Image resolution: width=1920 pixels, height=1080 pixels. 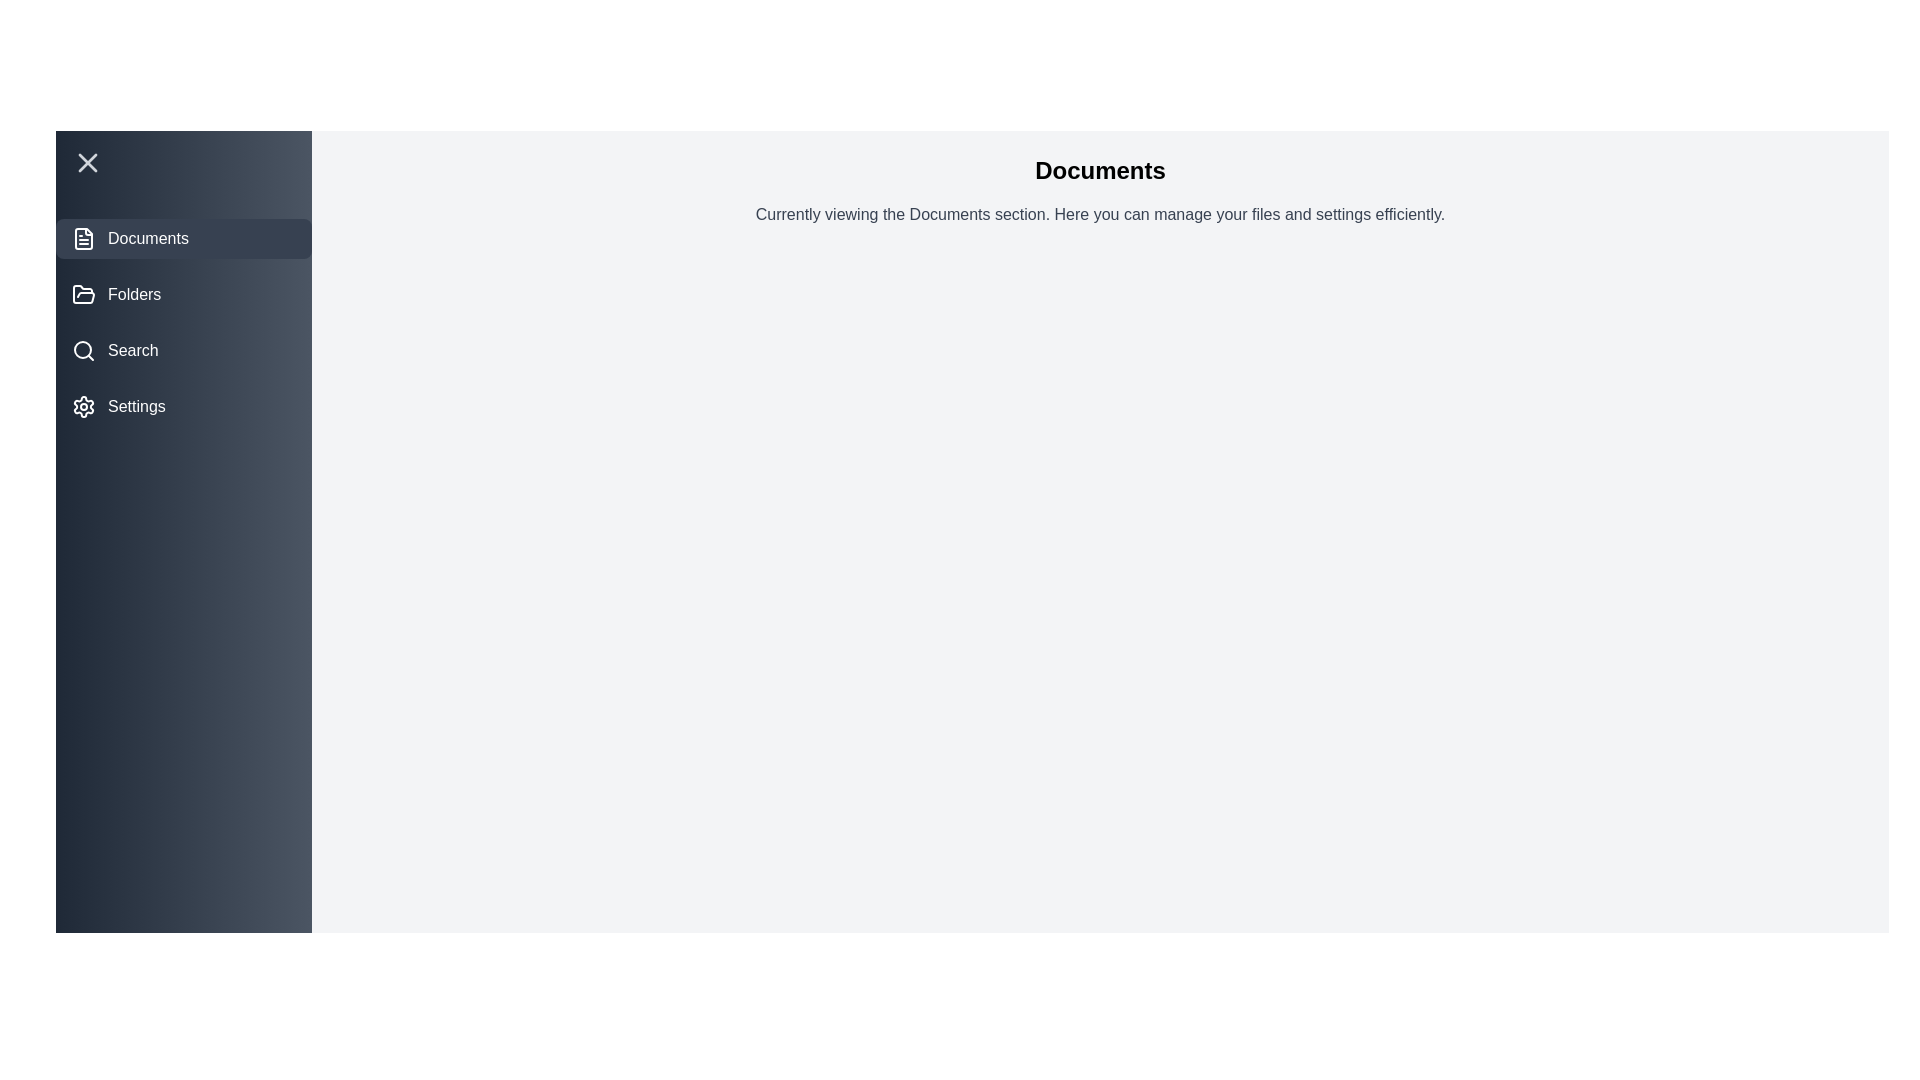 I want to click on the Search section by clicking on its corresponding menu item, so click(x=183, y=350).